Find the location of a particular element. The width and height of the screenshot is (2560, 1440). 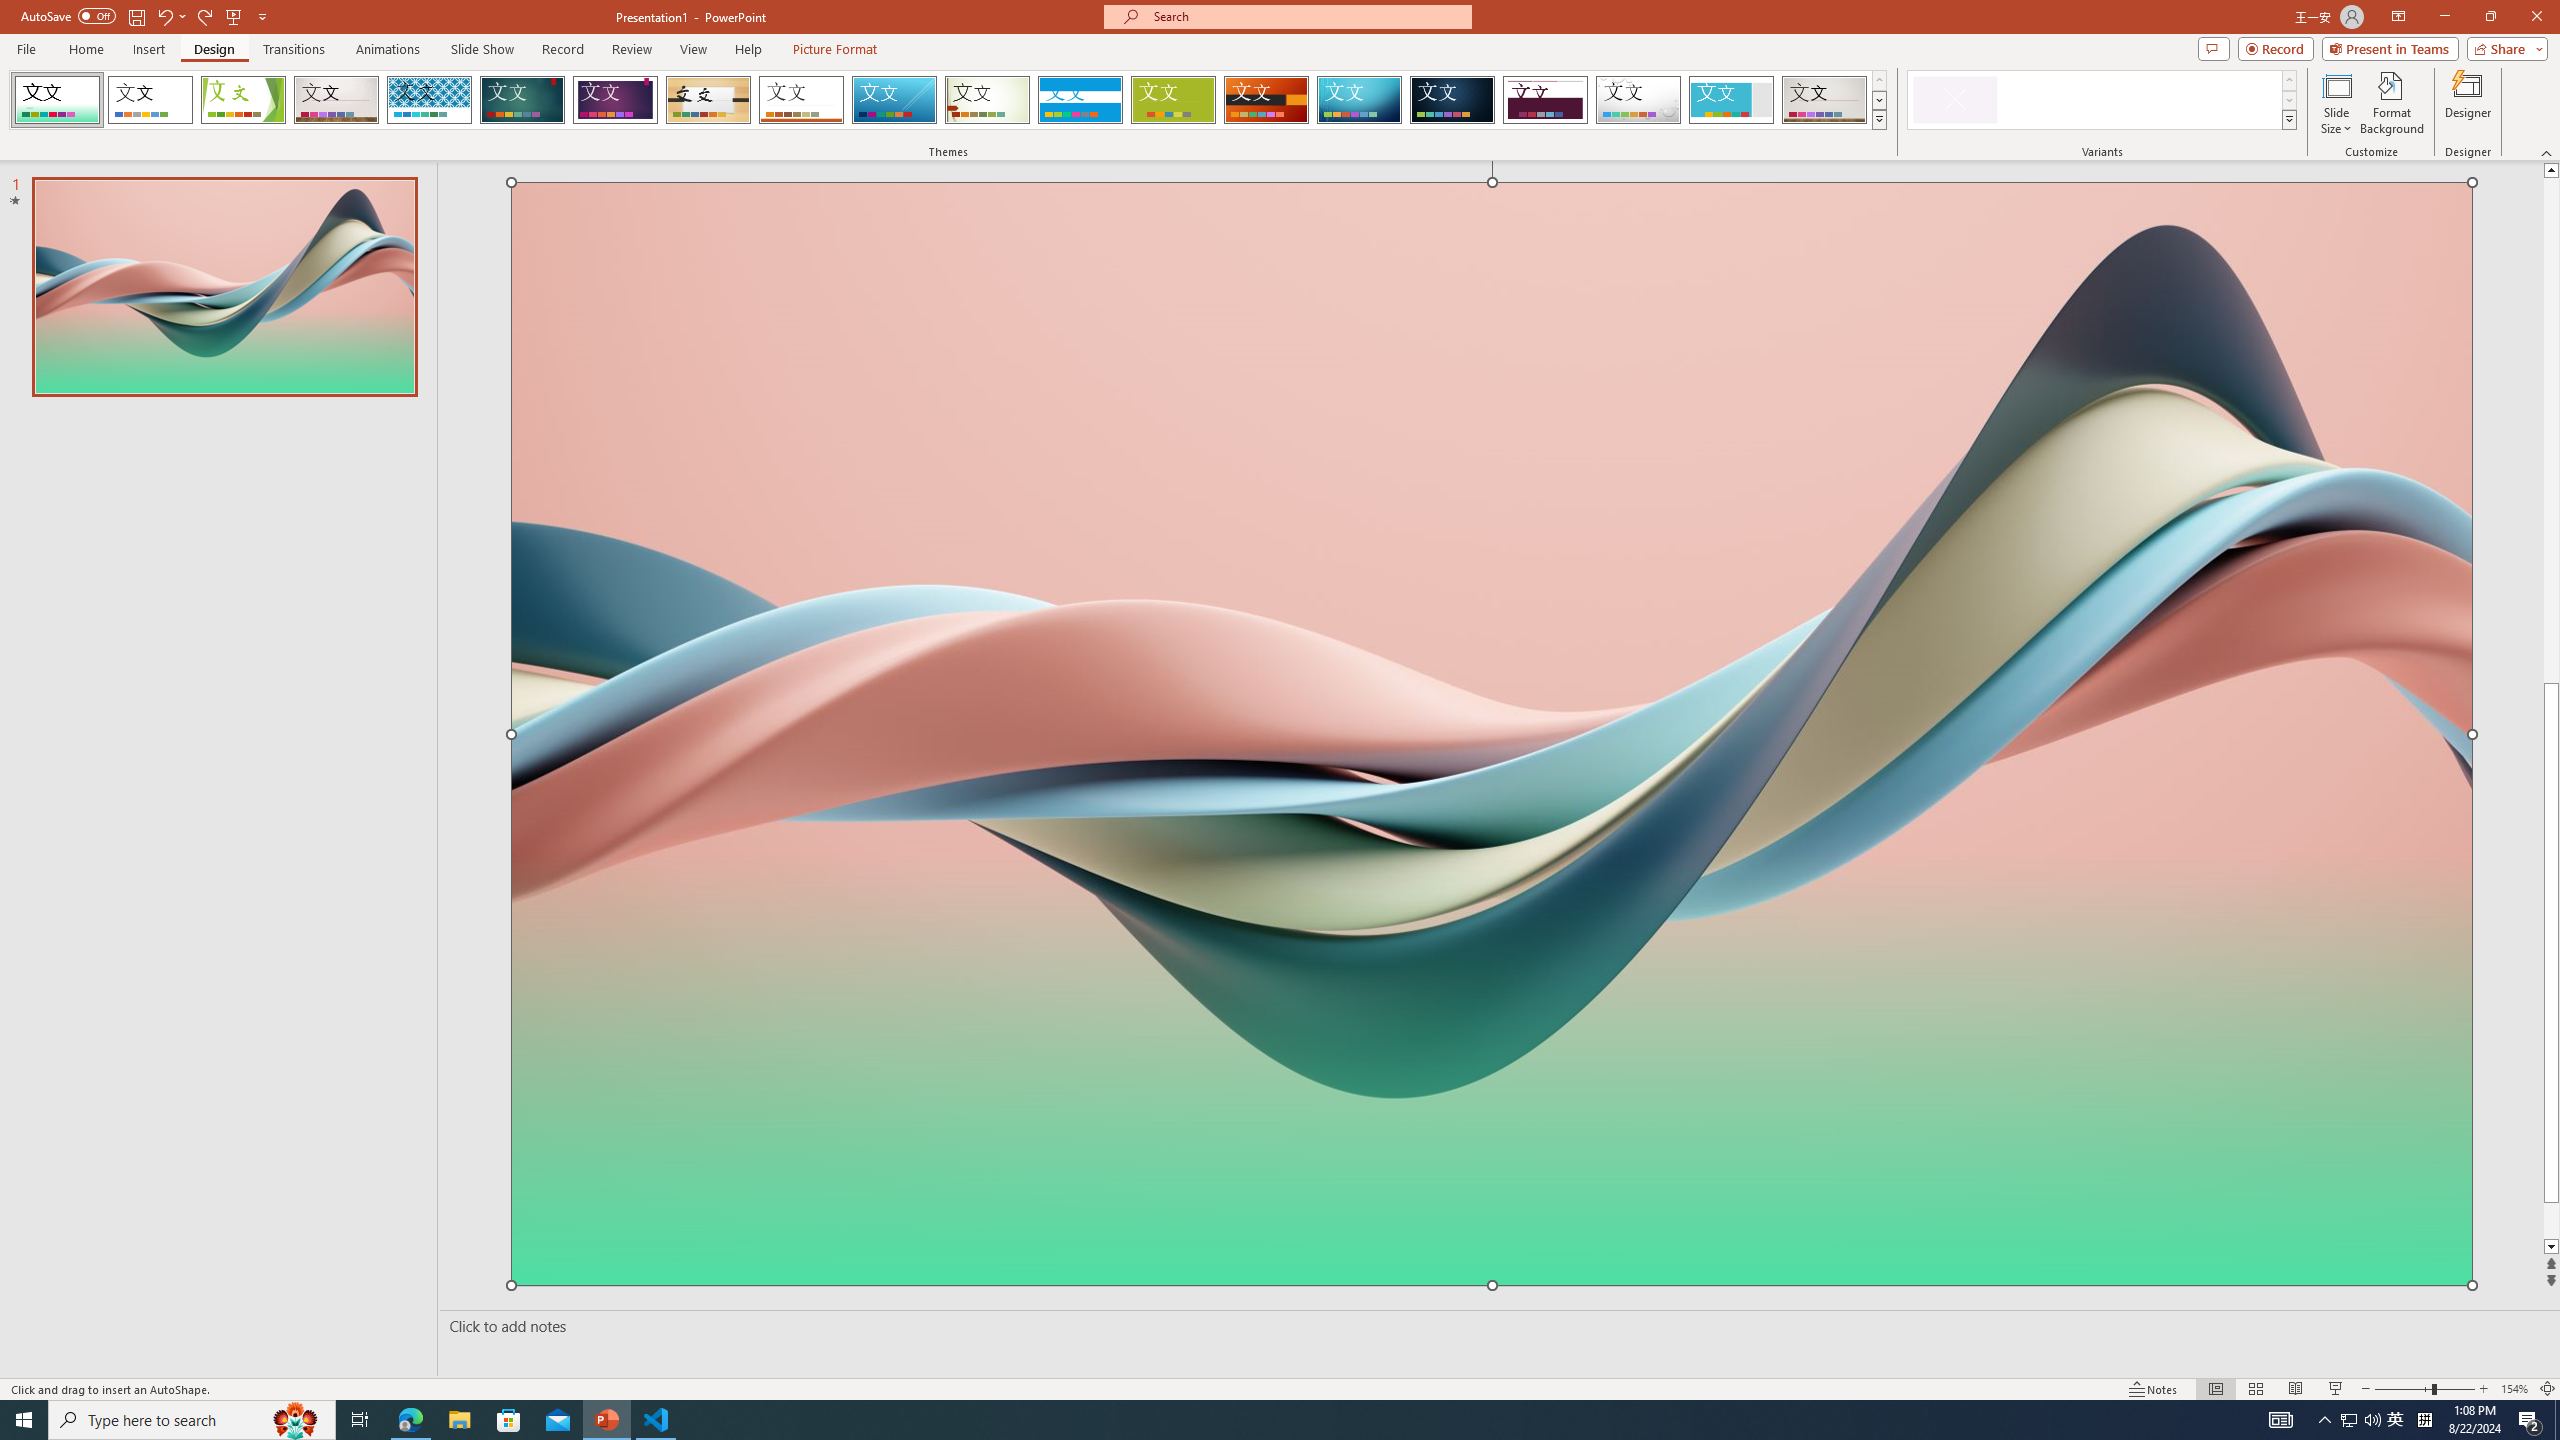

'Format Background' is located at coordinates (2392, 103).